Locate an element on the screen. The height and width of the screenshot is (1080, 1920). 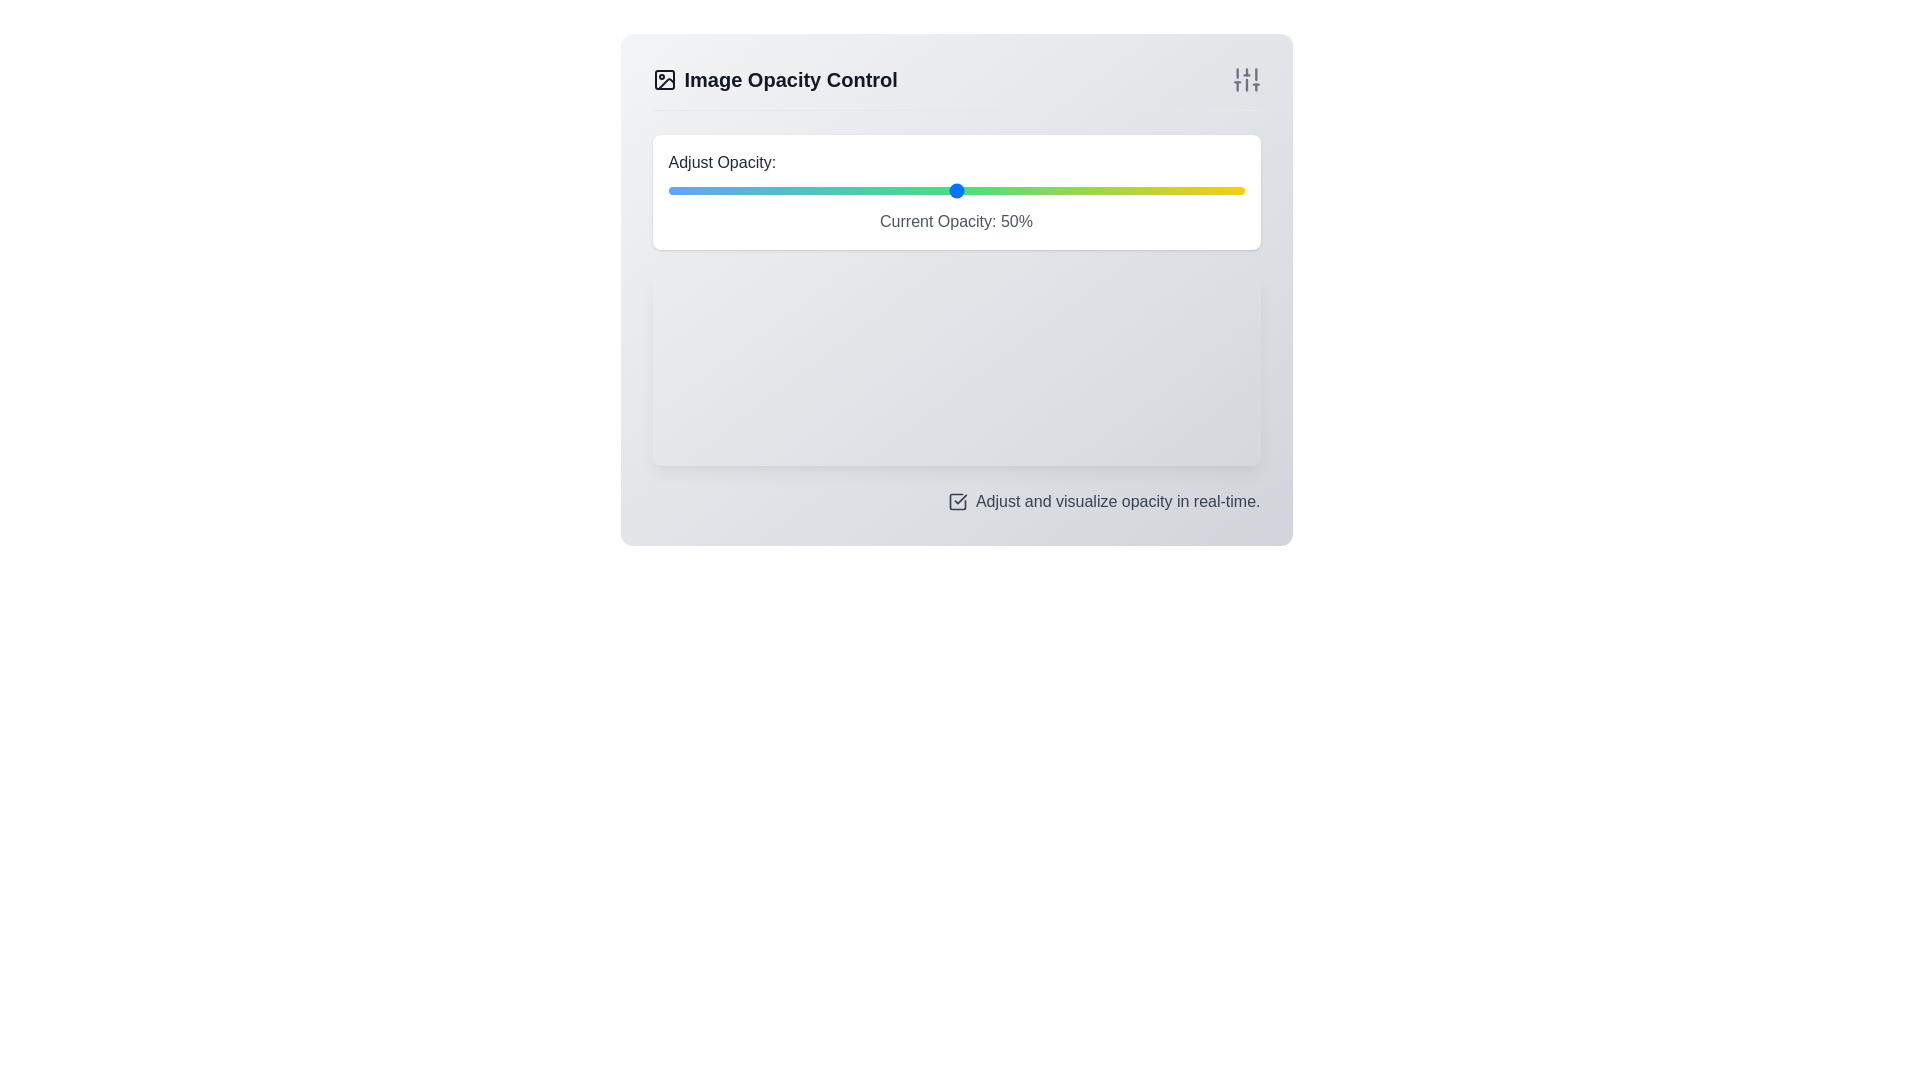
the opacity is located at coordinates (1146, 191).